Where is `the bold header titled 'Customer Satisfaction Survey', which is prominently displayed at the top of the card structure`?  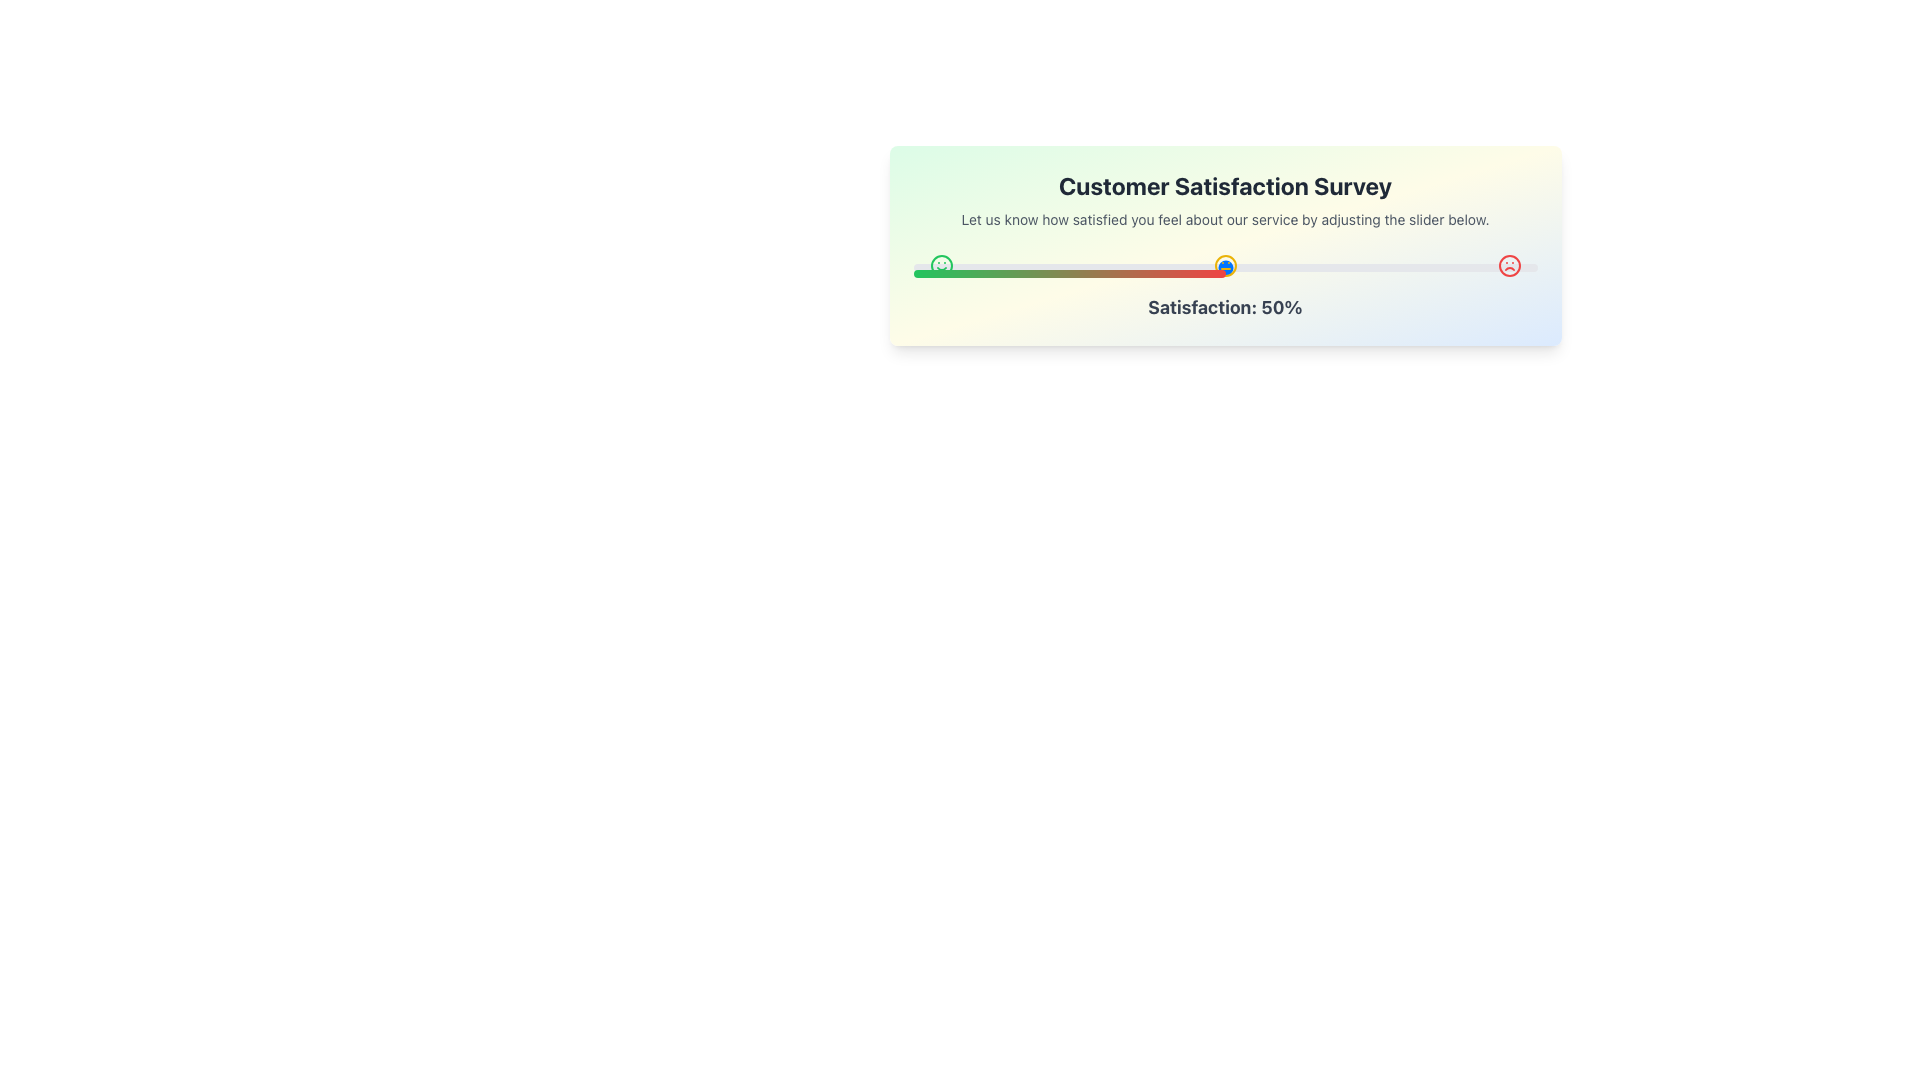
the bold header titled 'Customer Satisfaction Survey', which is prominently displayed at the top of the card structure is located at coordinates (1224, 185).